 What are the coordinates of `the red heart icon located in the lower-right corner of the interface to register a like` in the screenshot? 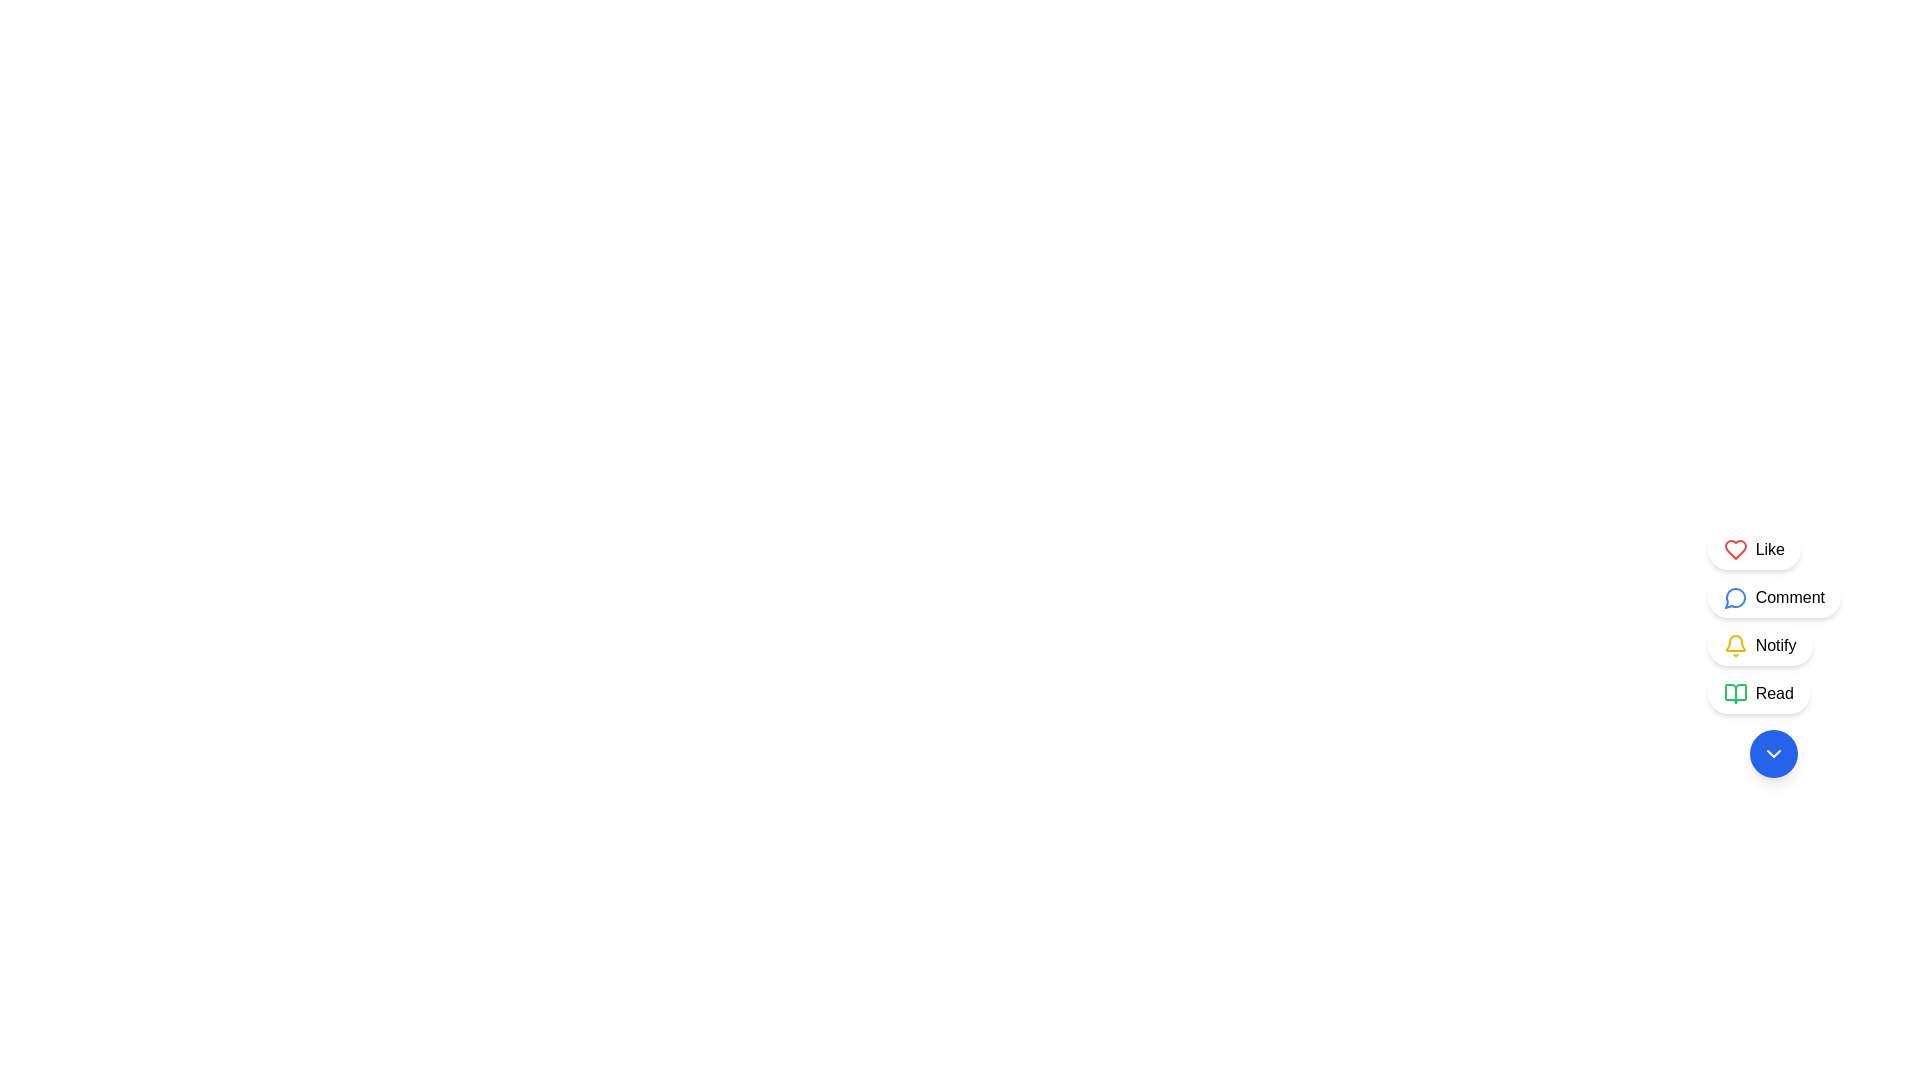 It's located at (1733, 550).